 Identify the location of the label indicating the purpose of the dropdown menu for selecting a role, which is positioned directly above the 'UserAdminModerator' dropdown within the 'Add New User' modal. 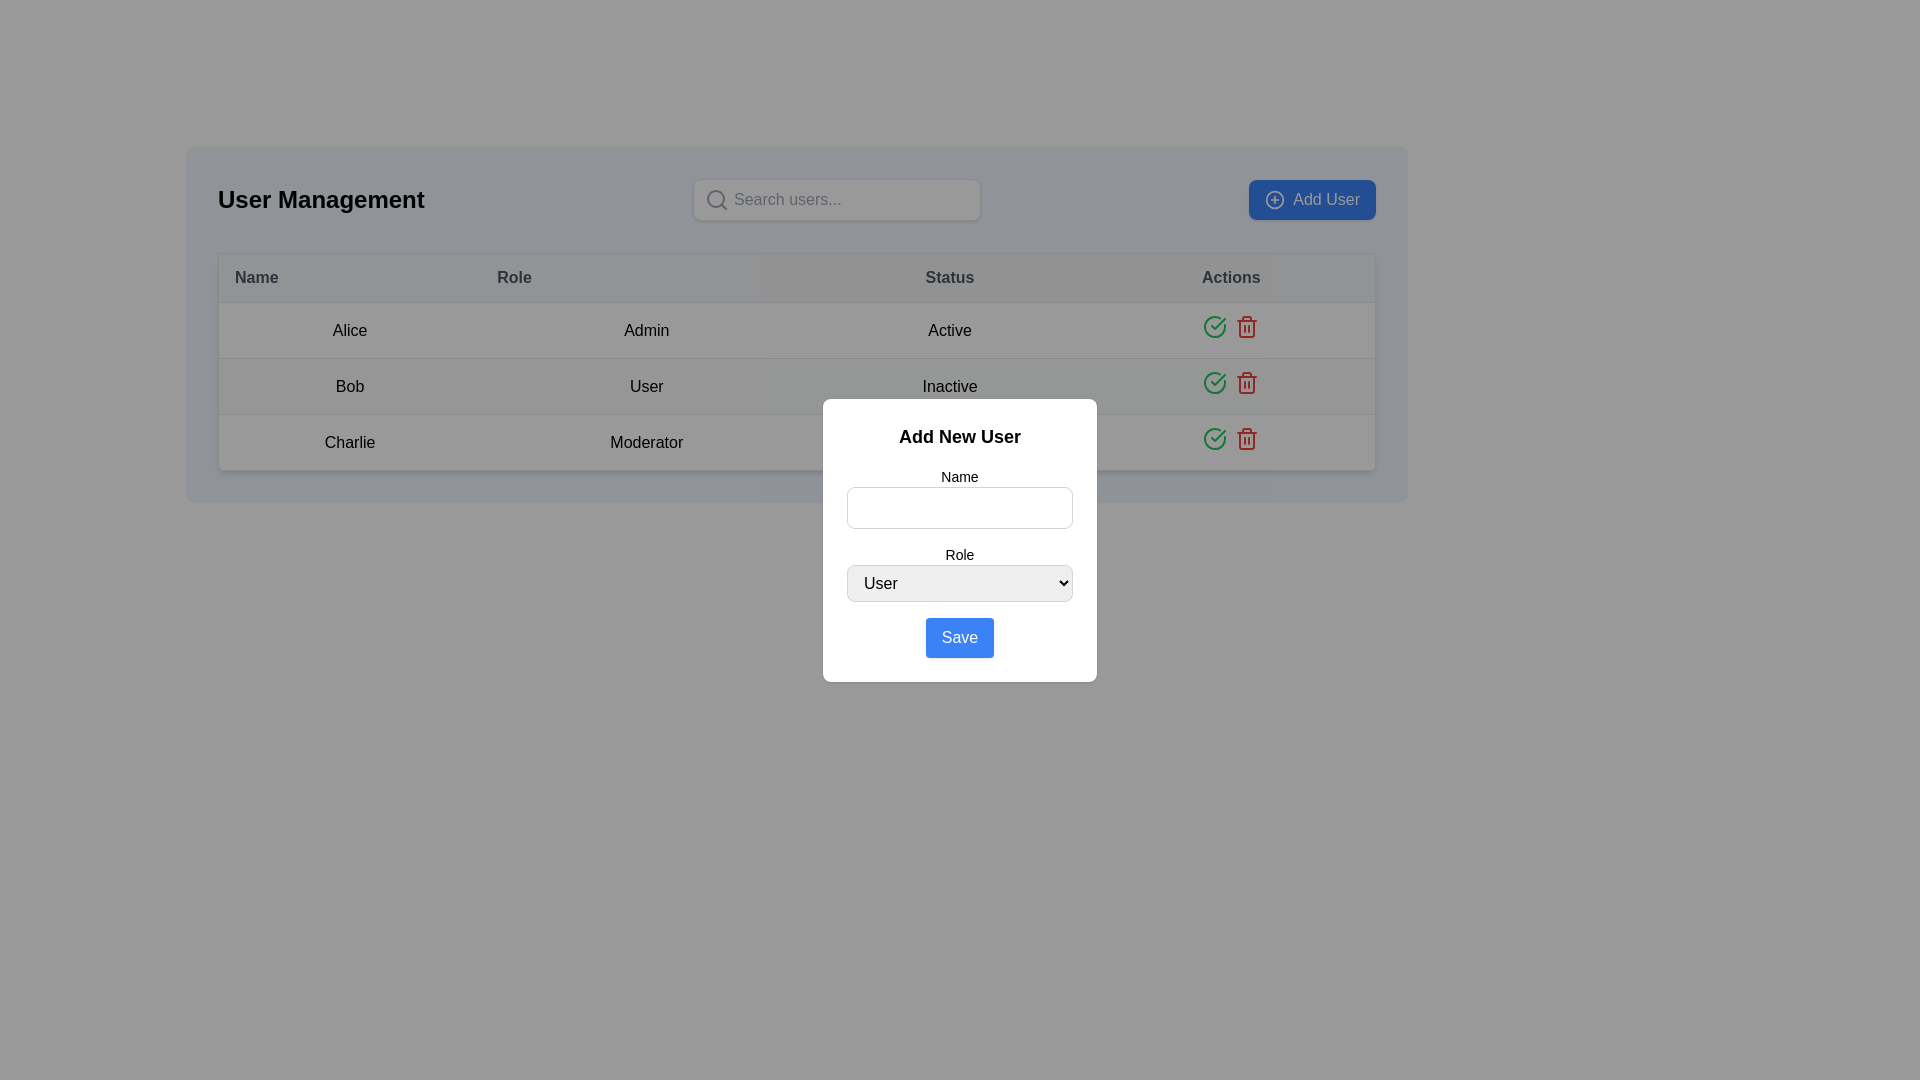
(960, 554).